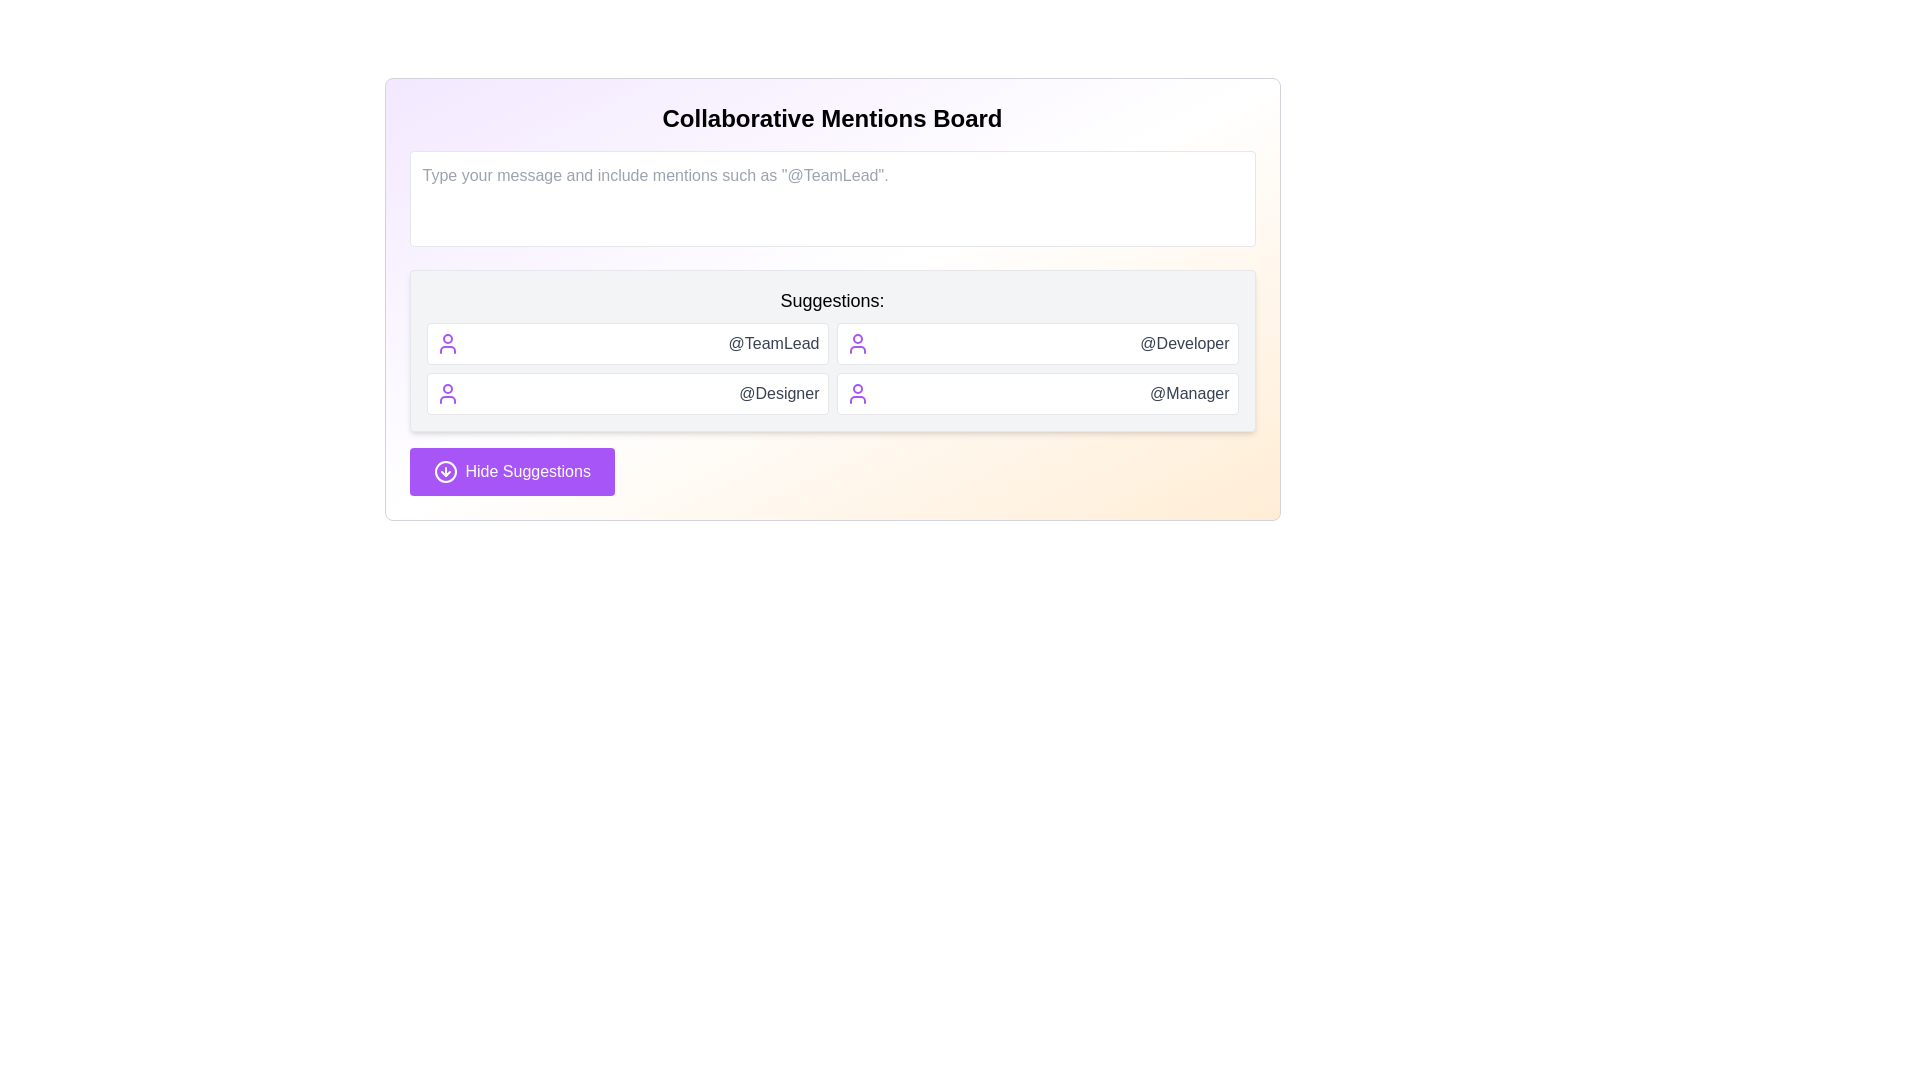 The image size is (1920, 1080). I want to click on the user profile icon representing the '@Designer' suggestion located in the third item of the suggestions list, so click(857, 393).